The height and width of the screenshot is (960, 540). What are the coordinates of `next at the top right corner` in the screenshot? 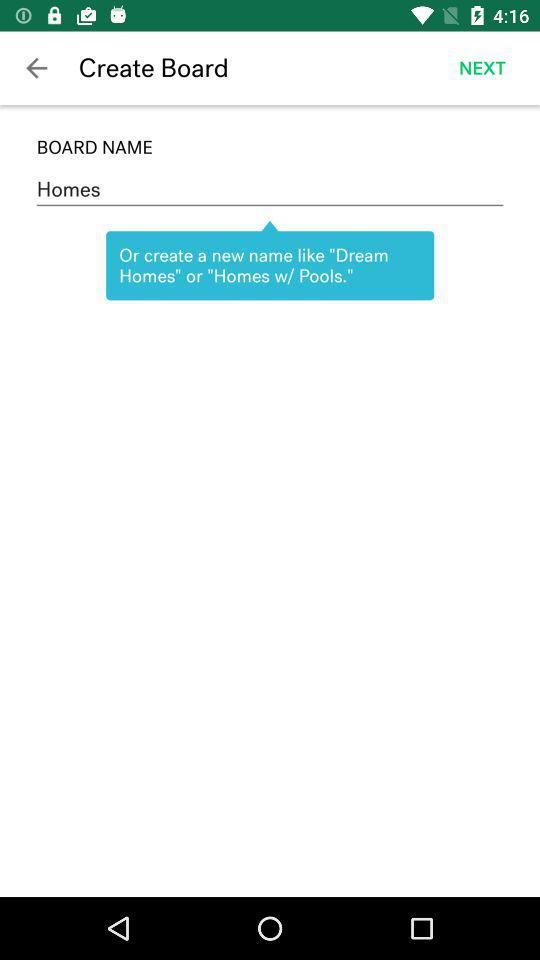 It's located at (481, 68).